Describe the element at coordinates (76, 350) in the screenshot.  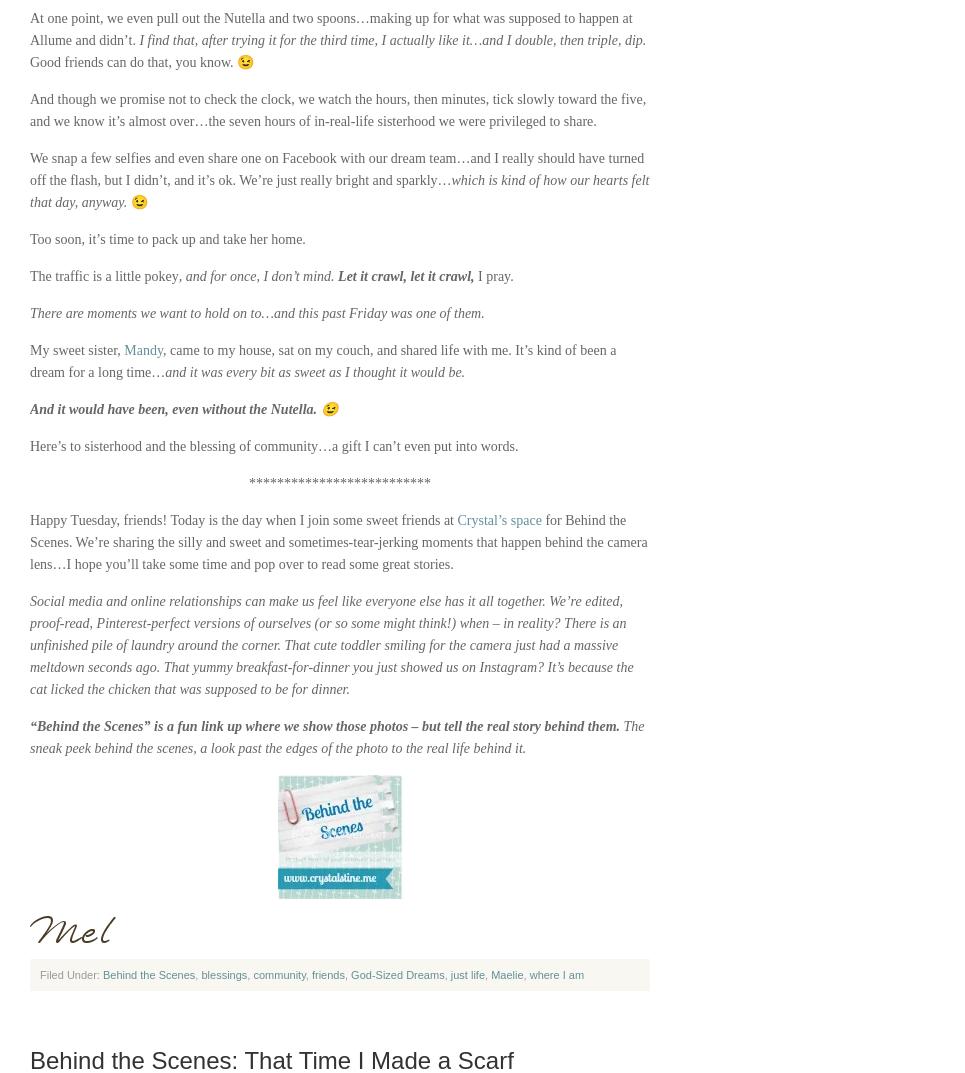
I see `'My sweet sister,'` at that location.